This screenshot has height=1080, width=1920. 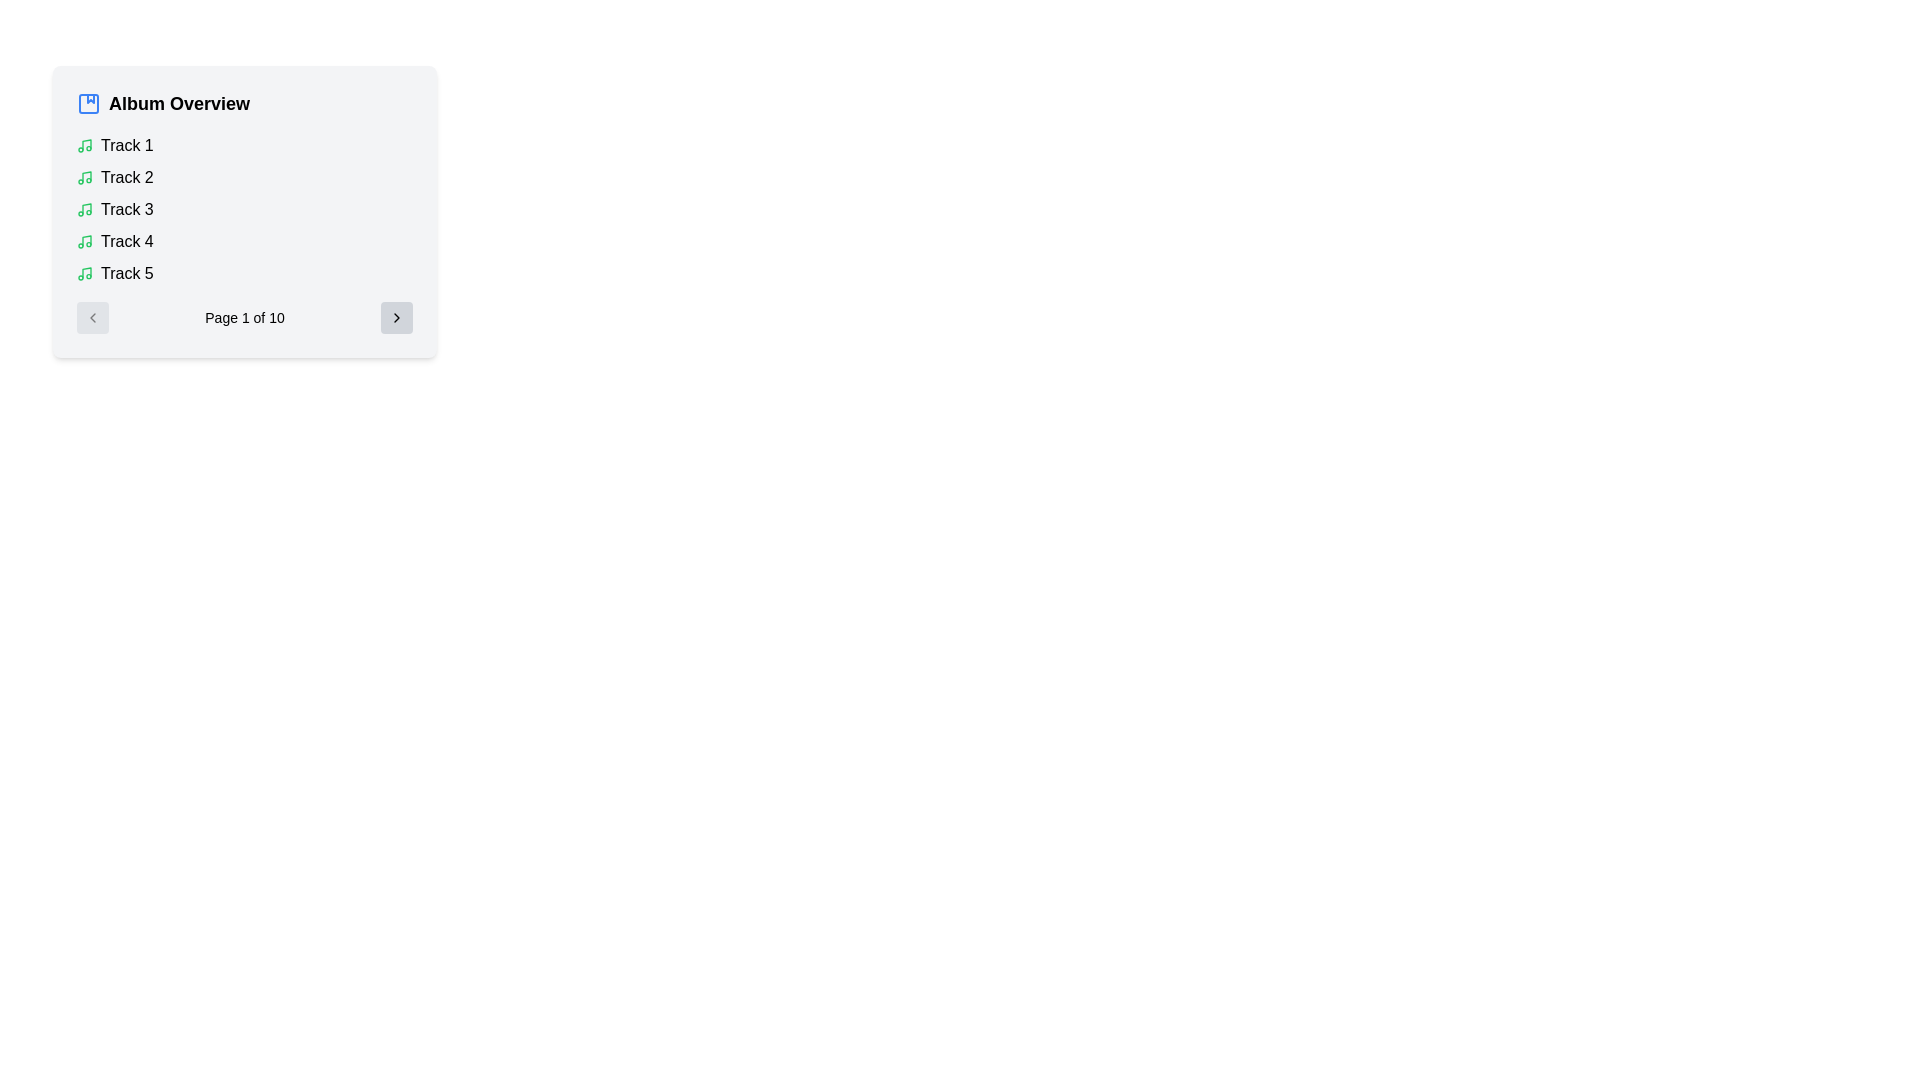 What do you see at coordinates (243, 145) in the screenshot?
I see `the interactive list item labeled 'Track 1' in the 'Album Overview' section for interaction` at bounding box center [243, 145].